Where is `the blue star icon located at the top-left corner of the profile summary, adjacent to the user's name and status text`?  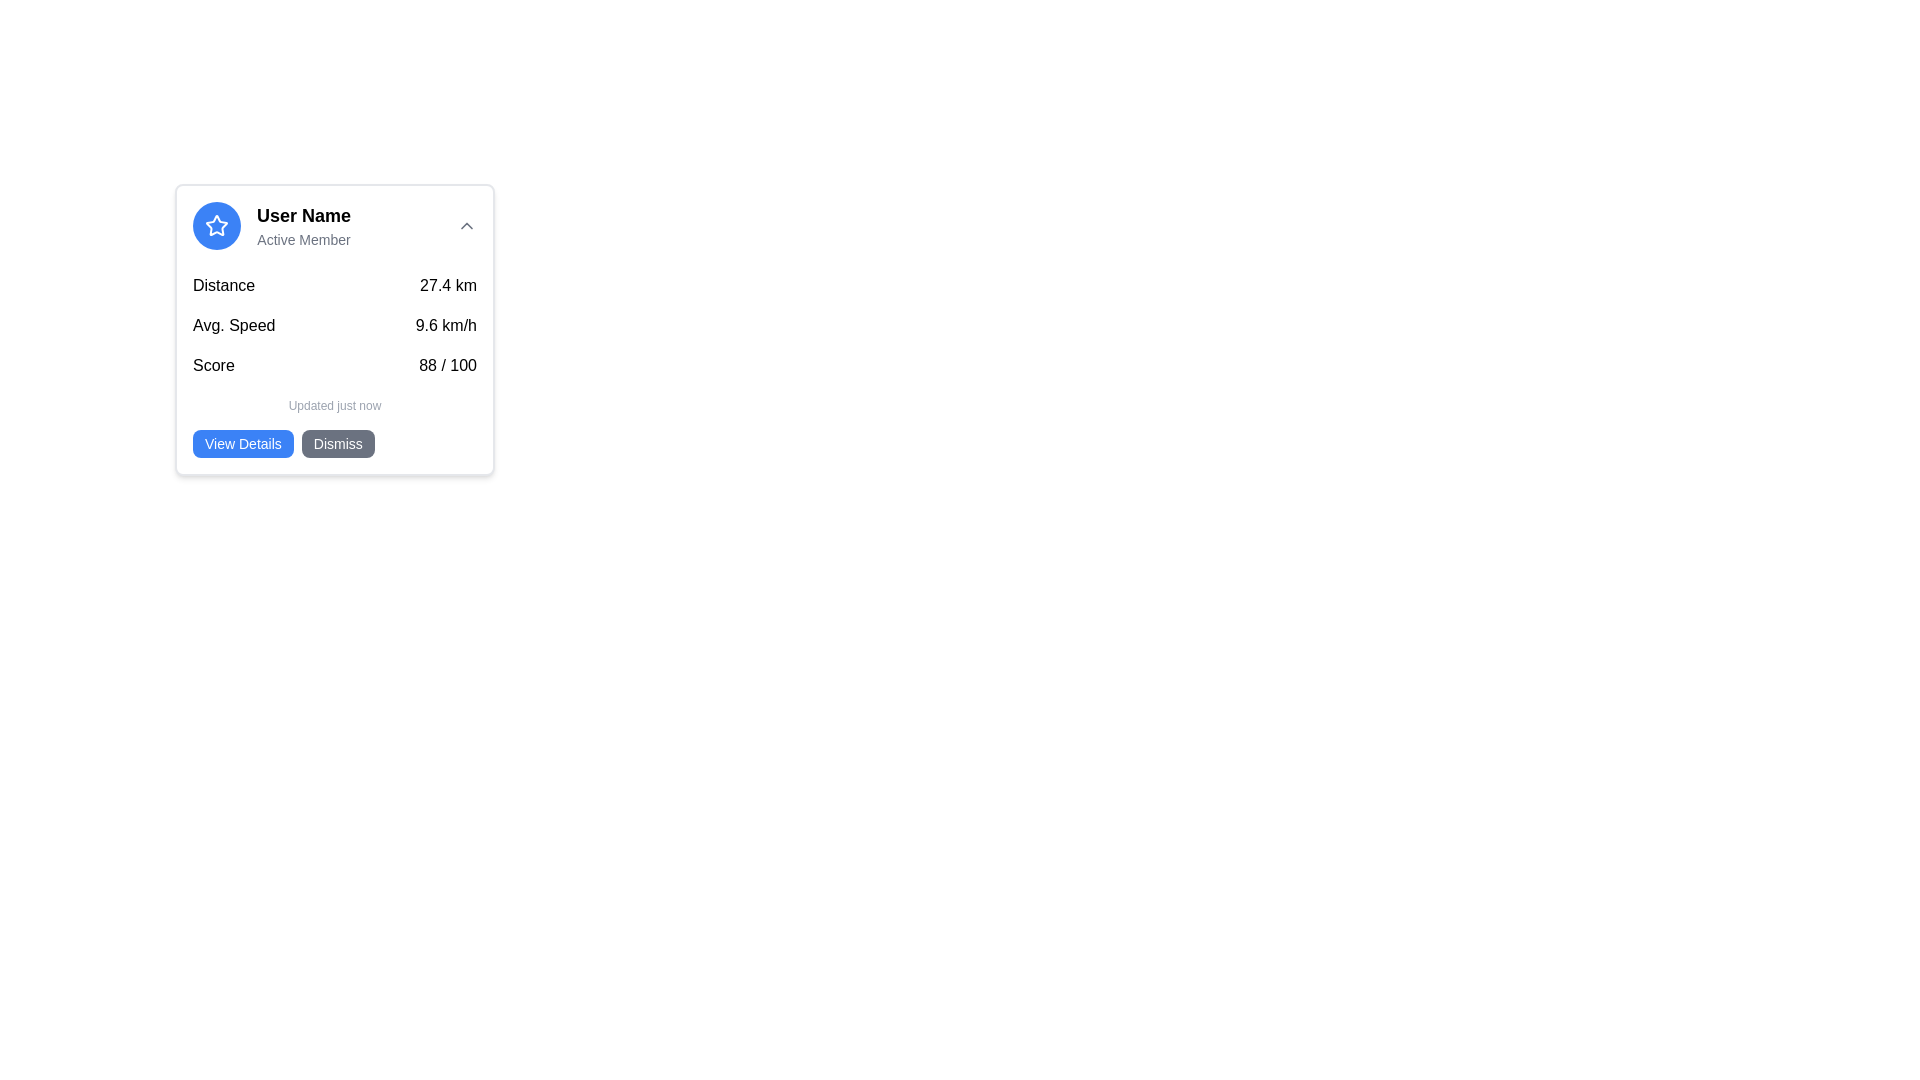
the blue star icon located at the top-left corner of the profile summary, adjacent to the user's name and status text is located at coordinates (216, 225).